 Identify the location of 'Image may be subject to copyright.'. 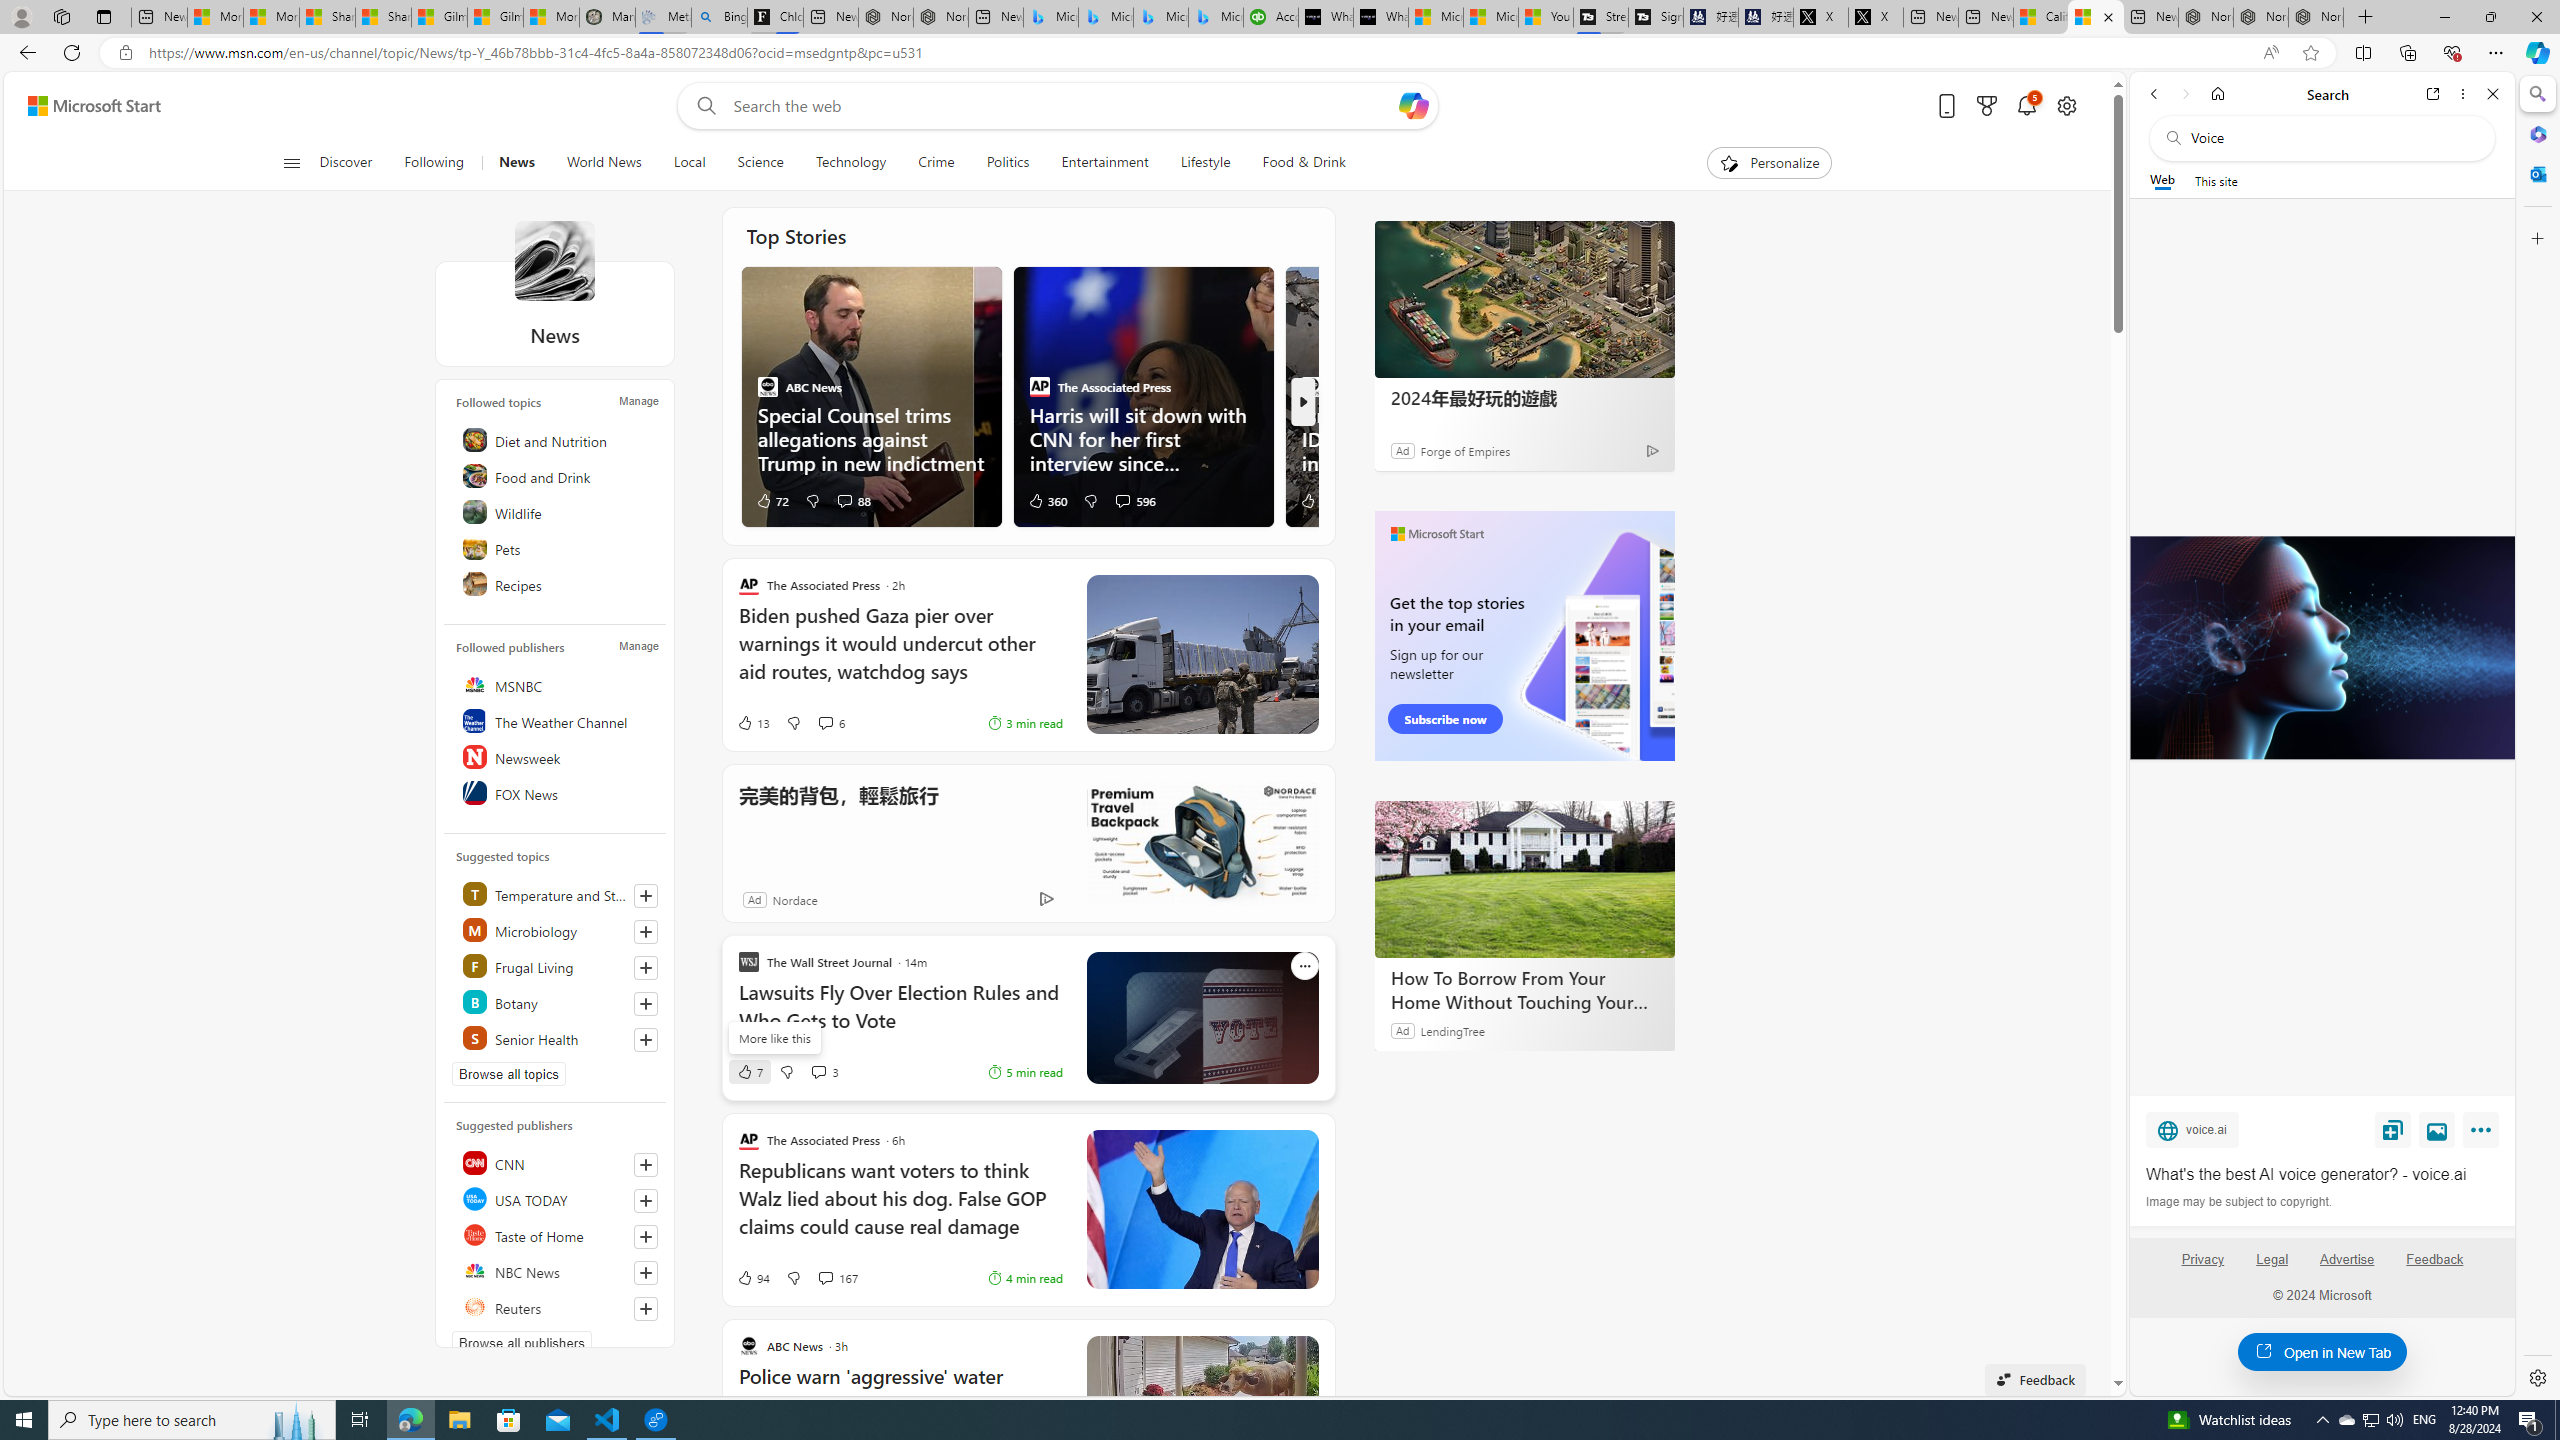
(2237, 1200).